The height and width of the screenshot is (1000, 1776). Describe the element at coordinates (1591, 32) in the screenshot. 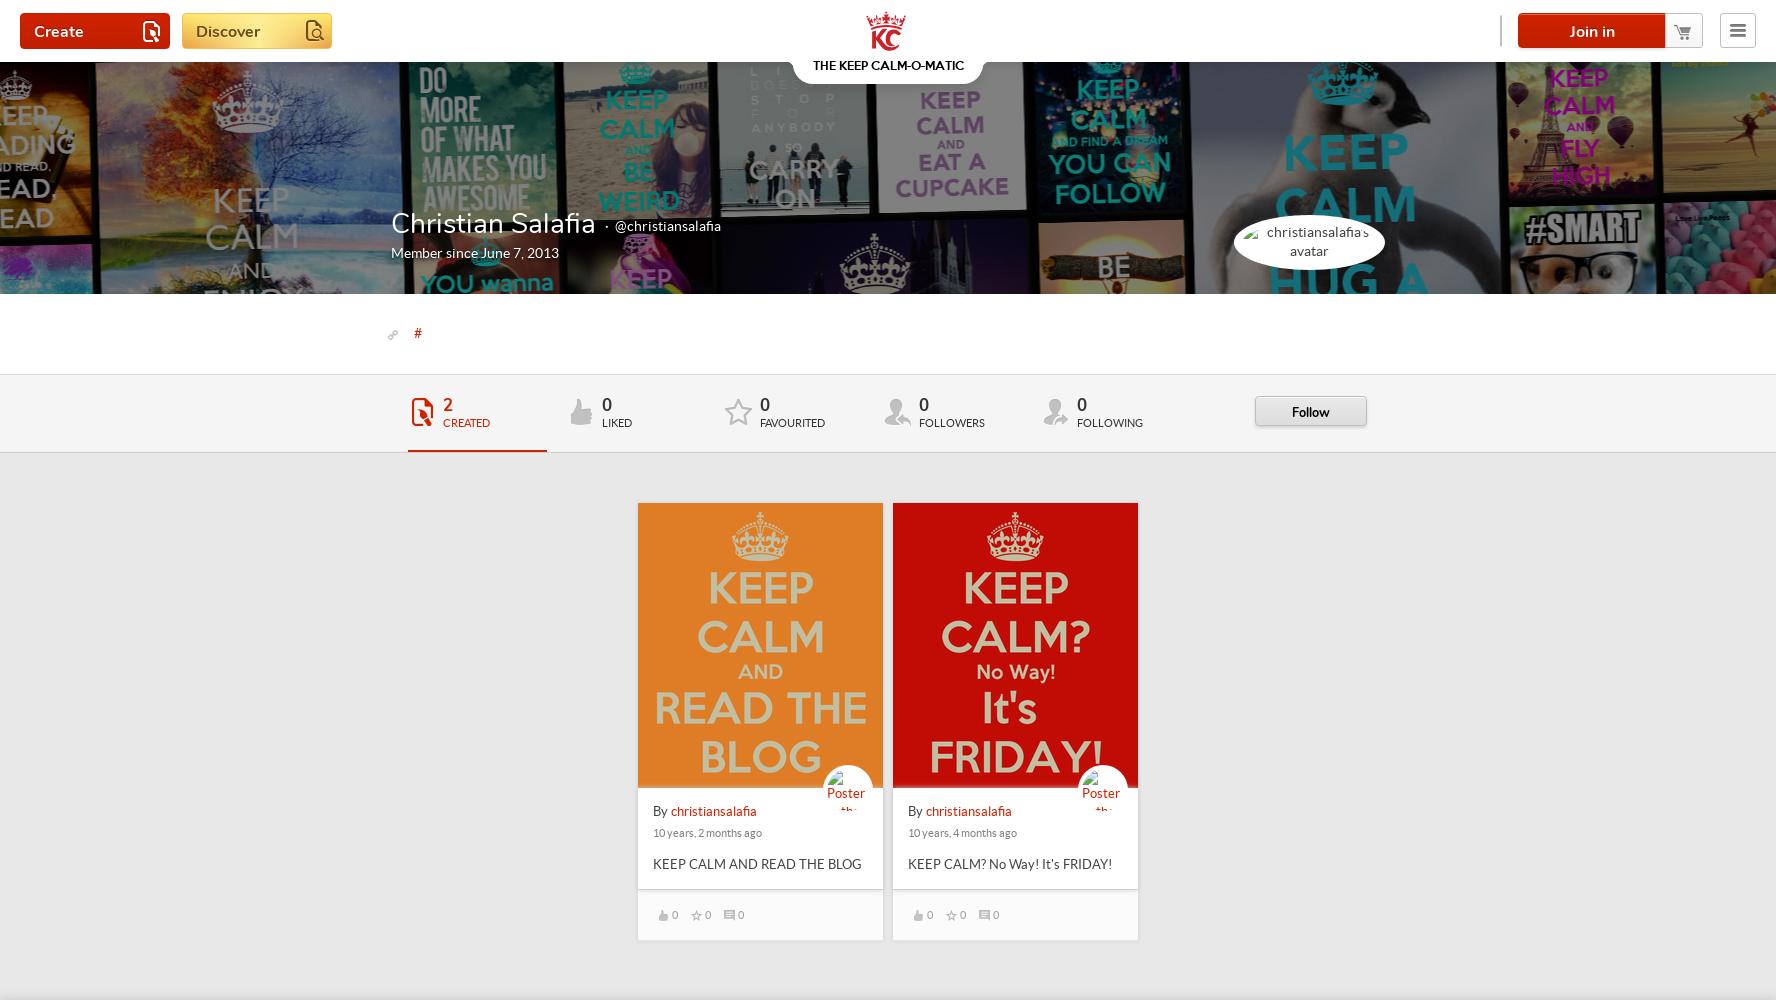

I see `'Join in'` at that location.